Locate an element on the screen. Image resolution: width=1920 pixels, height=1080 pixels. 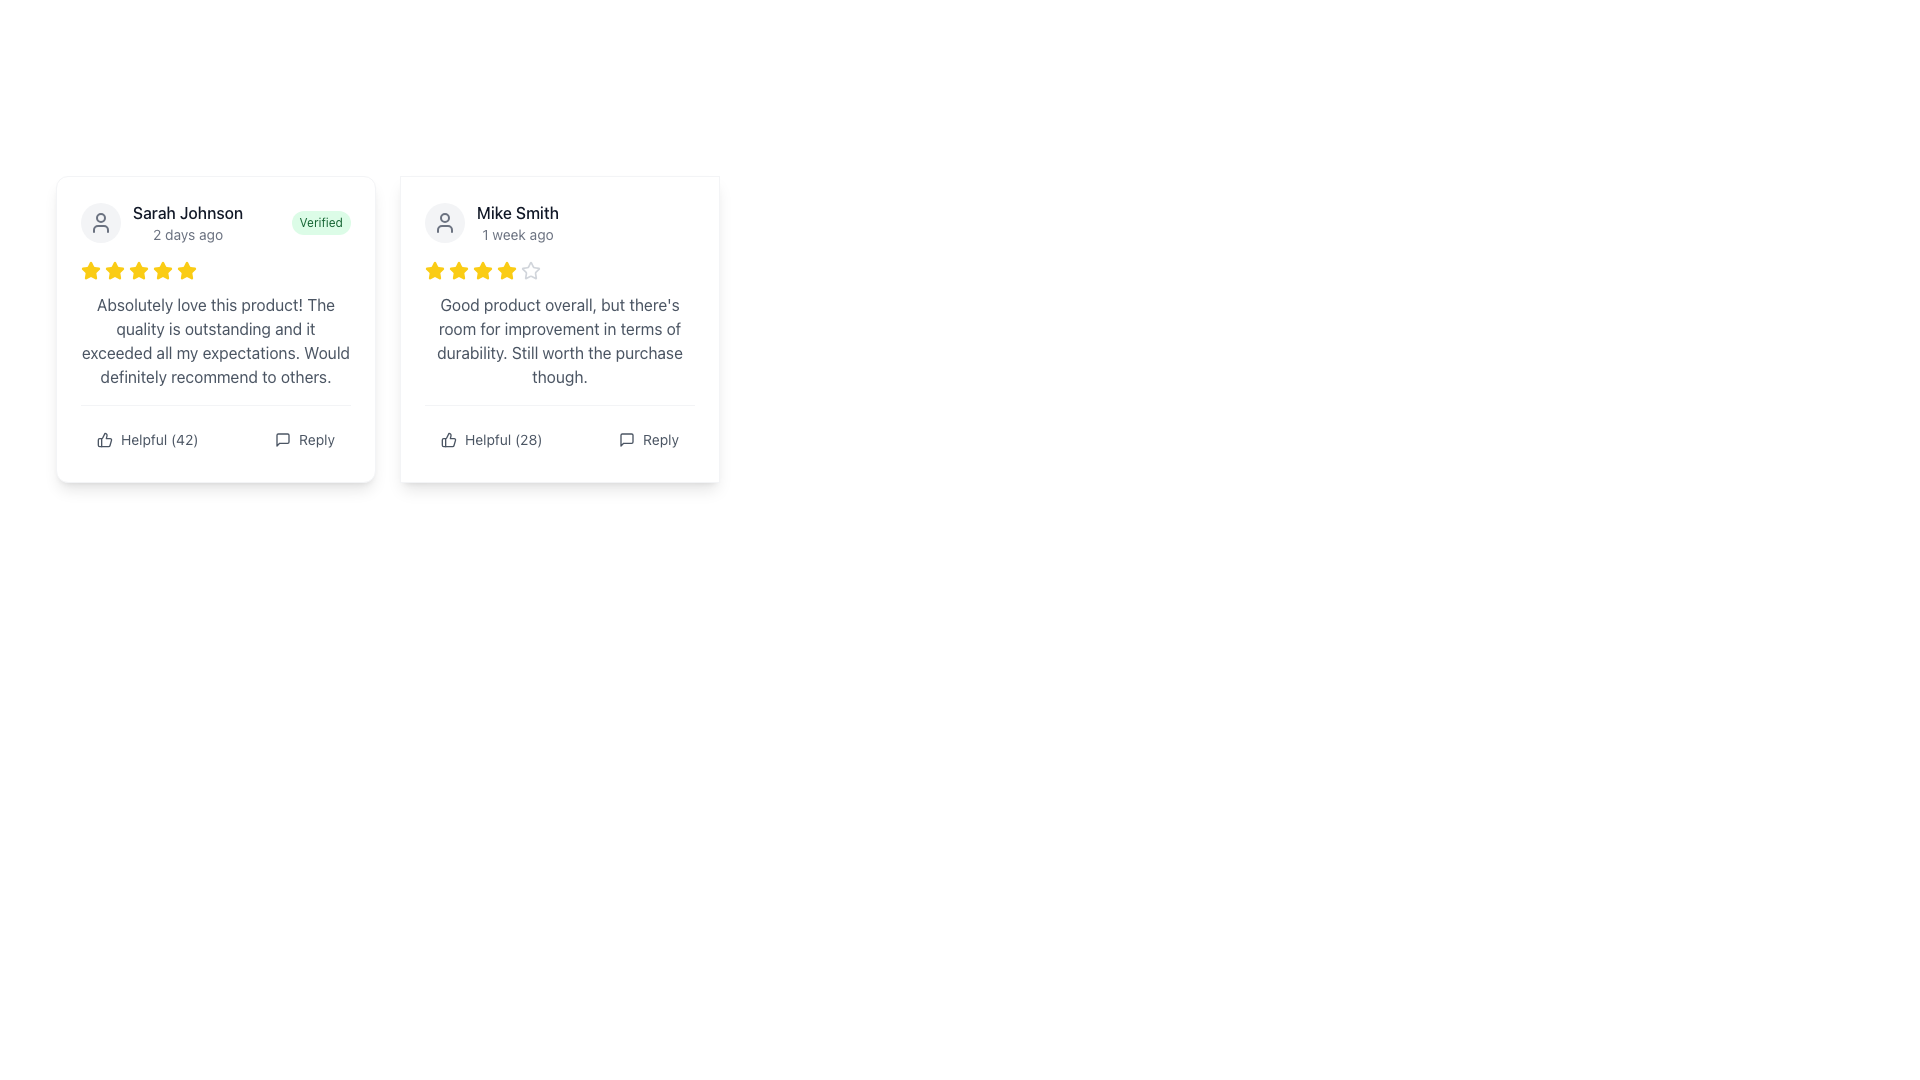
the thumbs-up icon located is located at coordinates (448, 438).